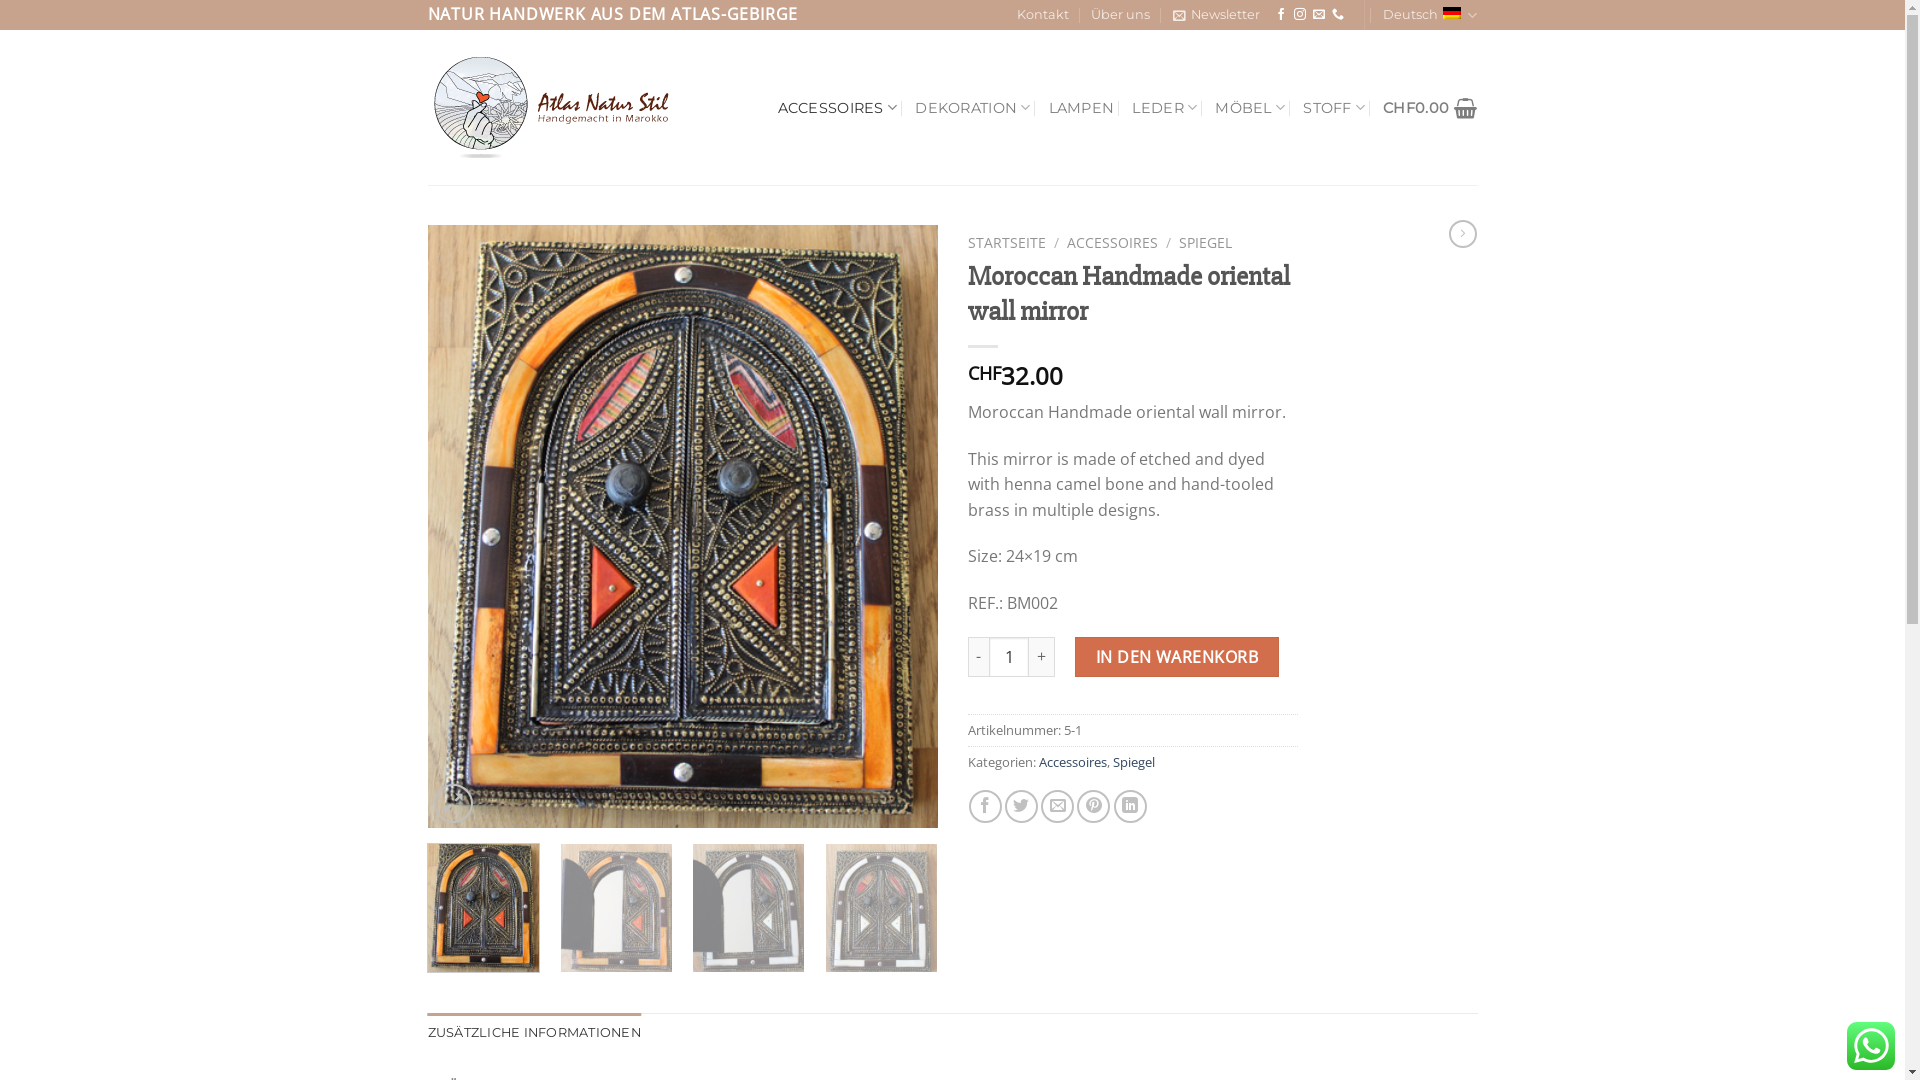 Image resolution: width=1920 pixels, height=1080 pixels. I want to click on 'Spiegel', so click(1132, 762).